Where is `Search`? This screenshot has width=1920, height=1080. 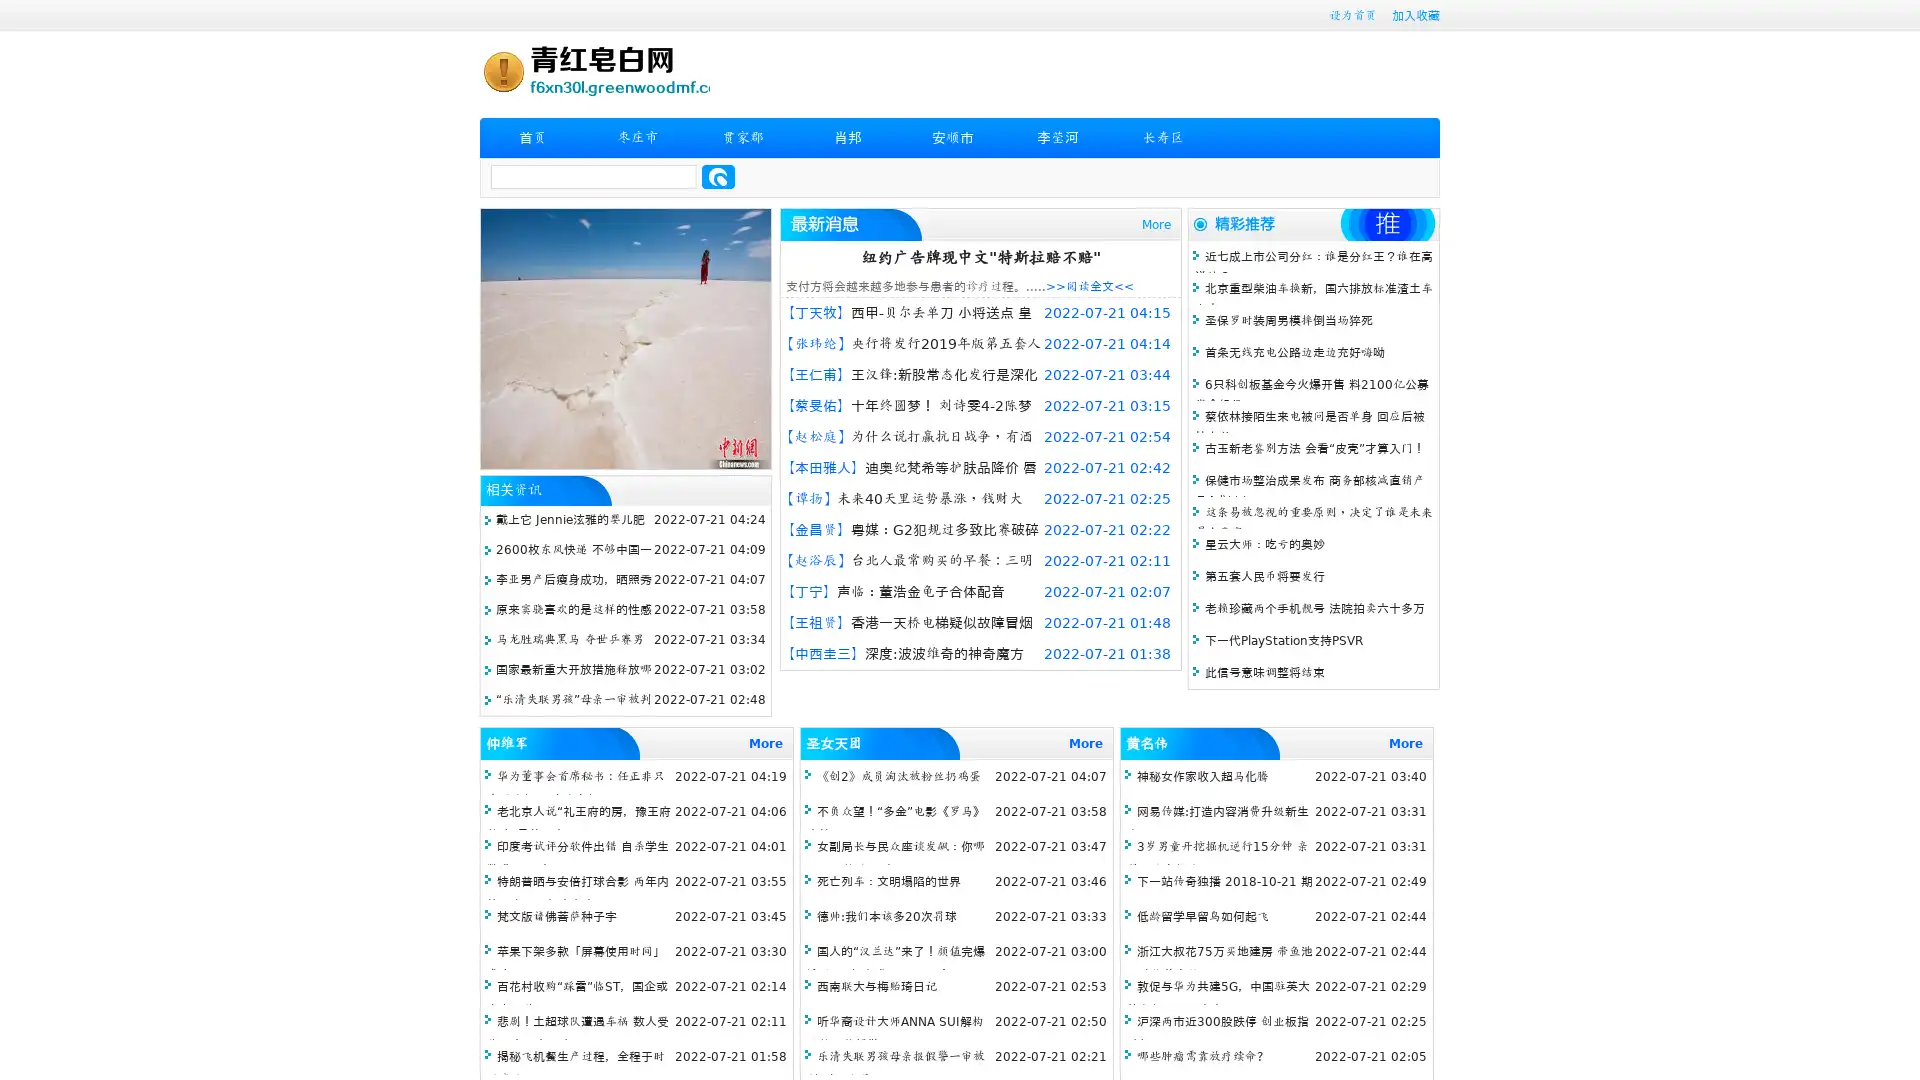 Search is located at coordinates (718, 176).